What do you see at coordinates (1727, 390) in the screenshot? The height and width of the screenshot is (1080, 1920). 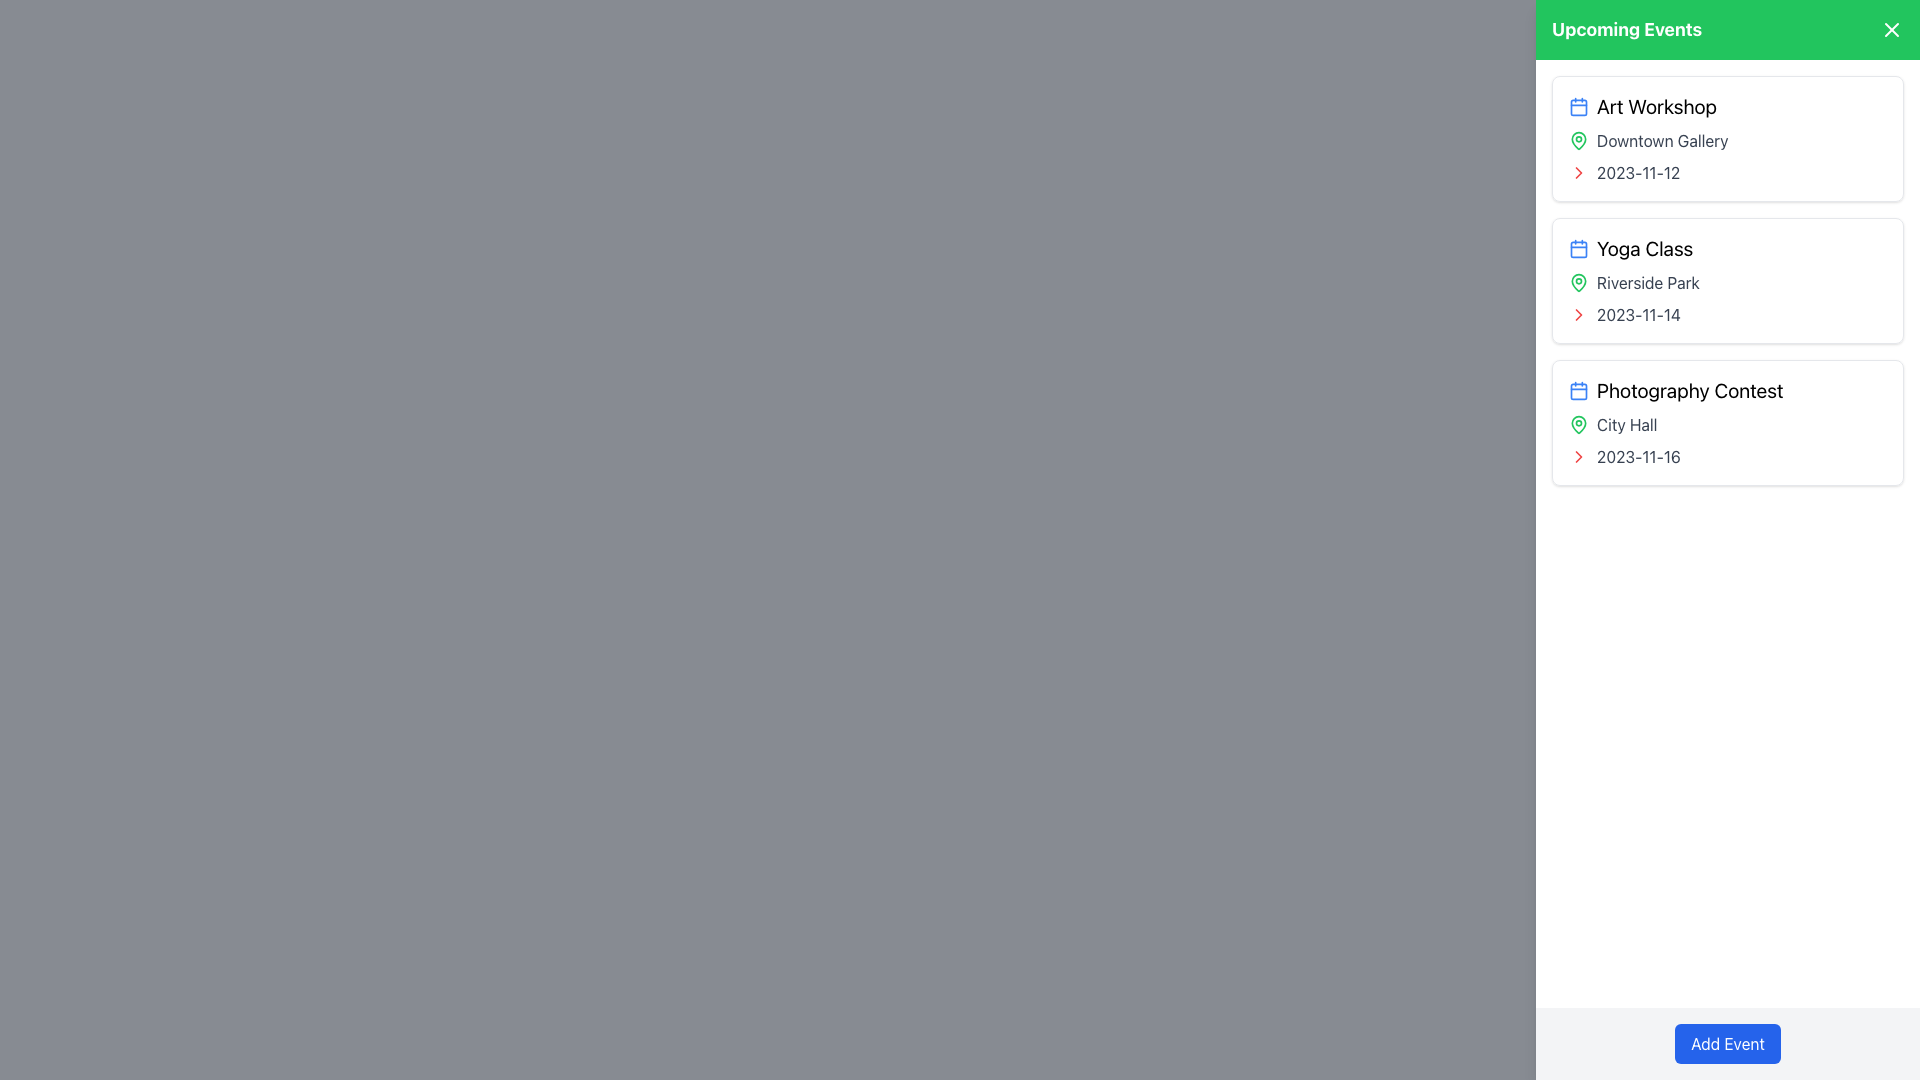 I see `text label displaying 'Photography Contest', which is located in the third item of the 'Upcoming Events' list in the right sidebar` at bounding box center [1727, 390].